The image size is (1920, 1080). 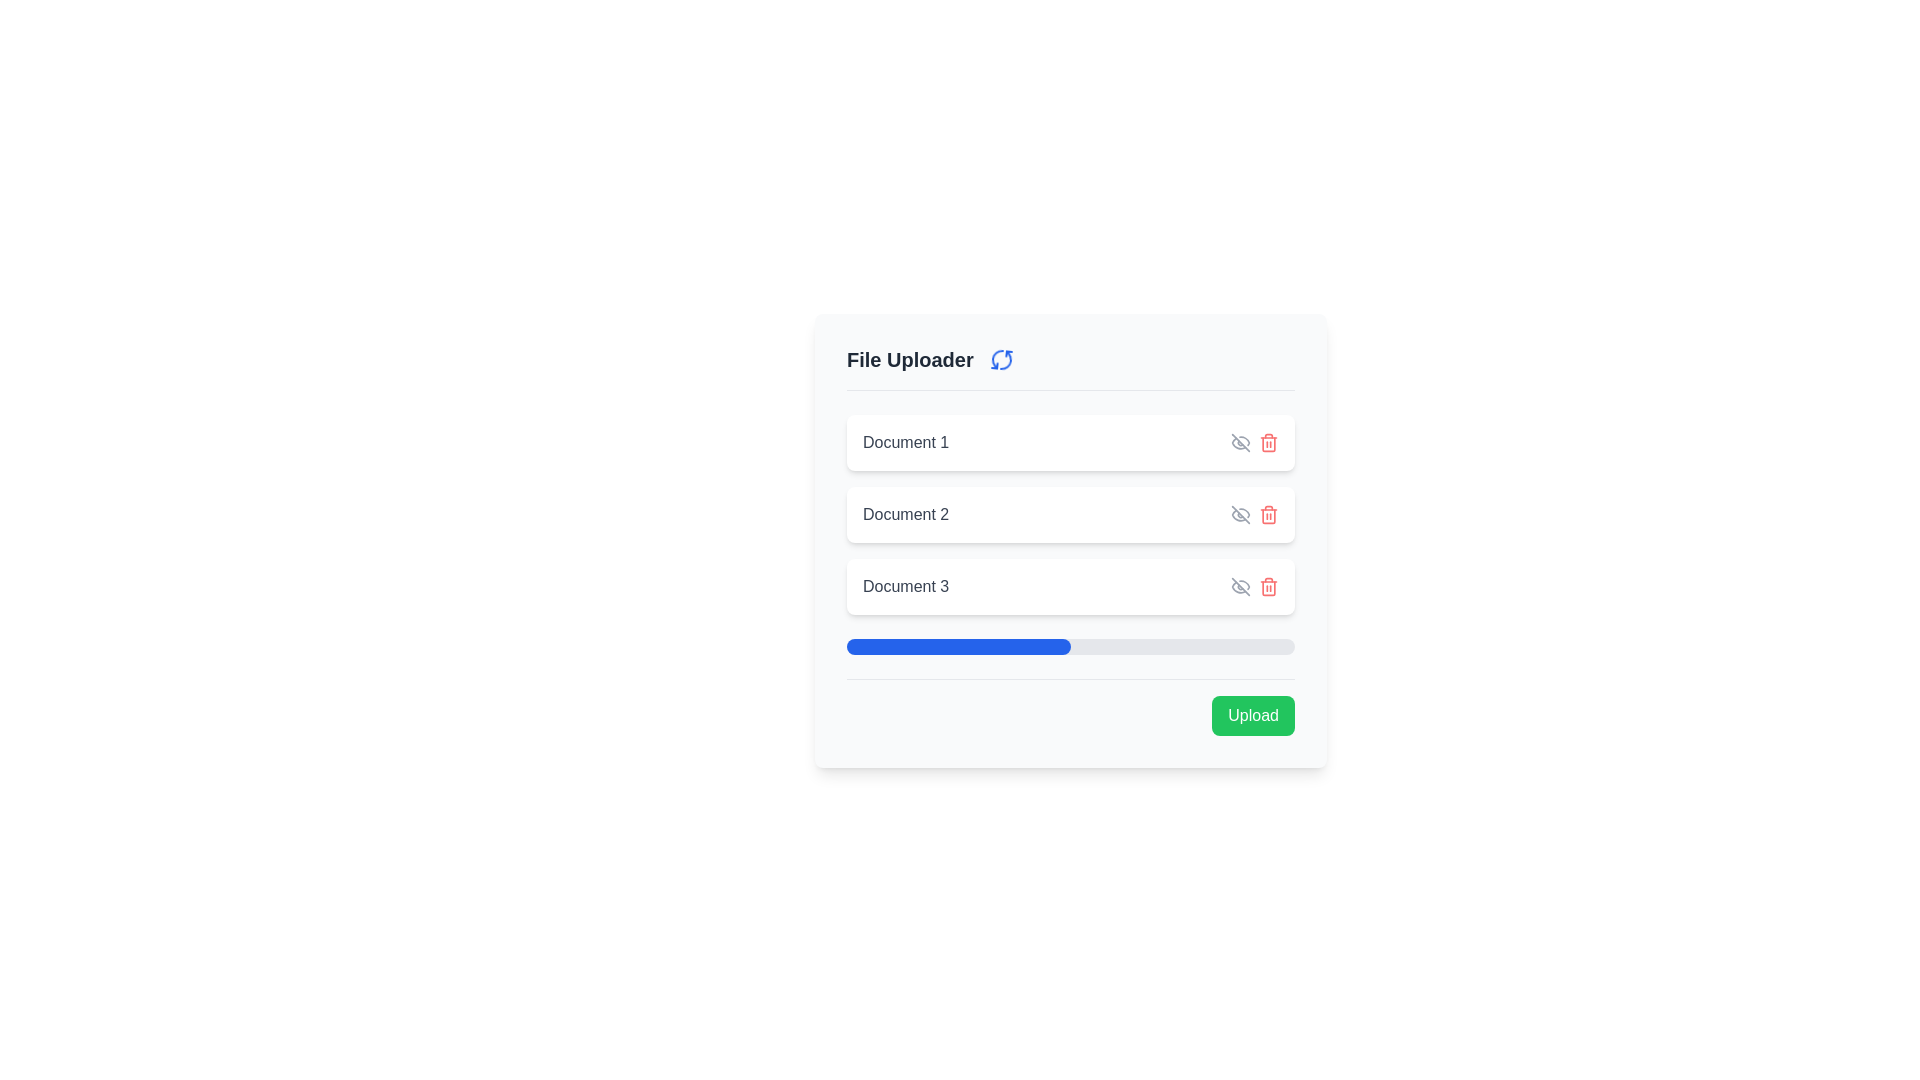 What do you see at coordinates (1252, 715) in the screenshot?
I see `the upload button located at the lower-right corner of the interface` at bounding box center [1252, 715].